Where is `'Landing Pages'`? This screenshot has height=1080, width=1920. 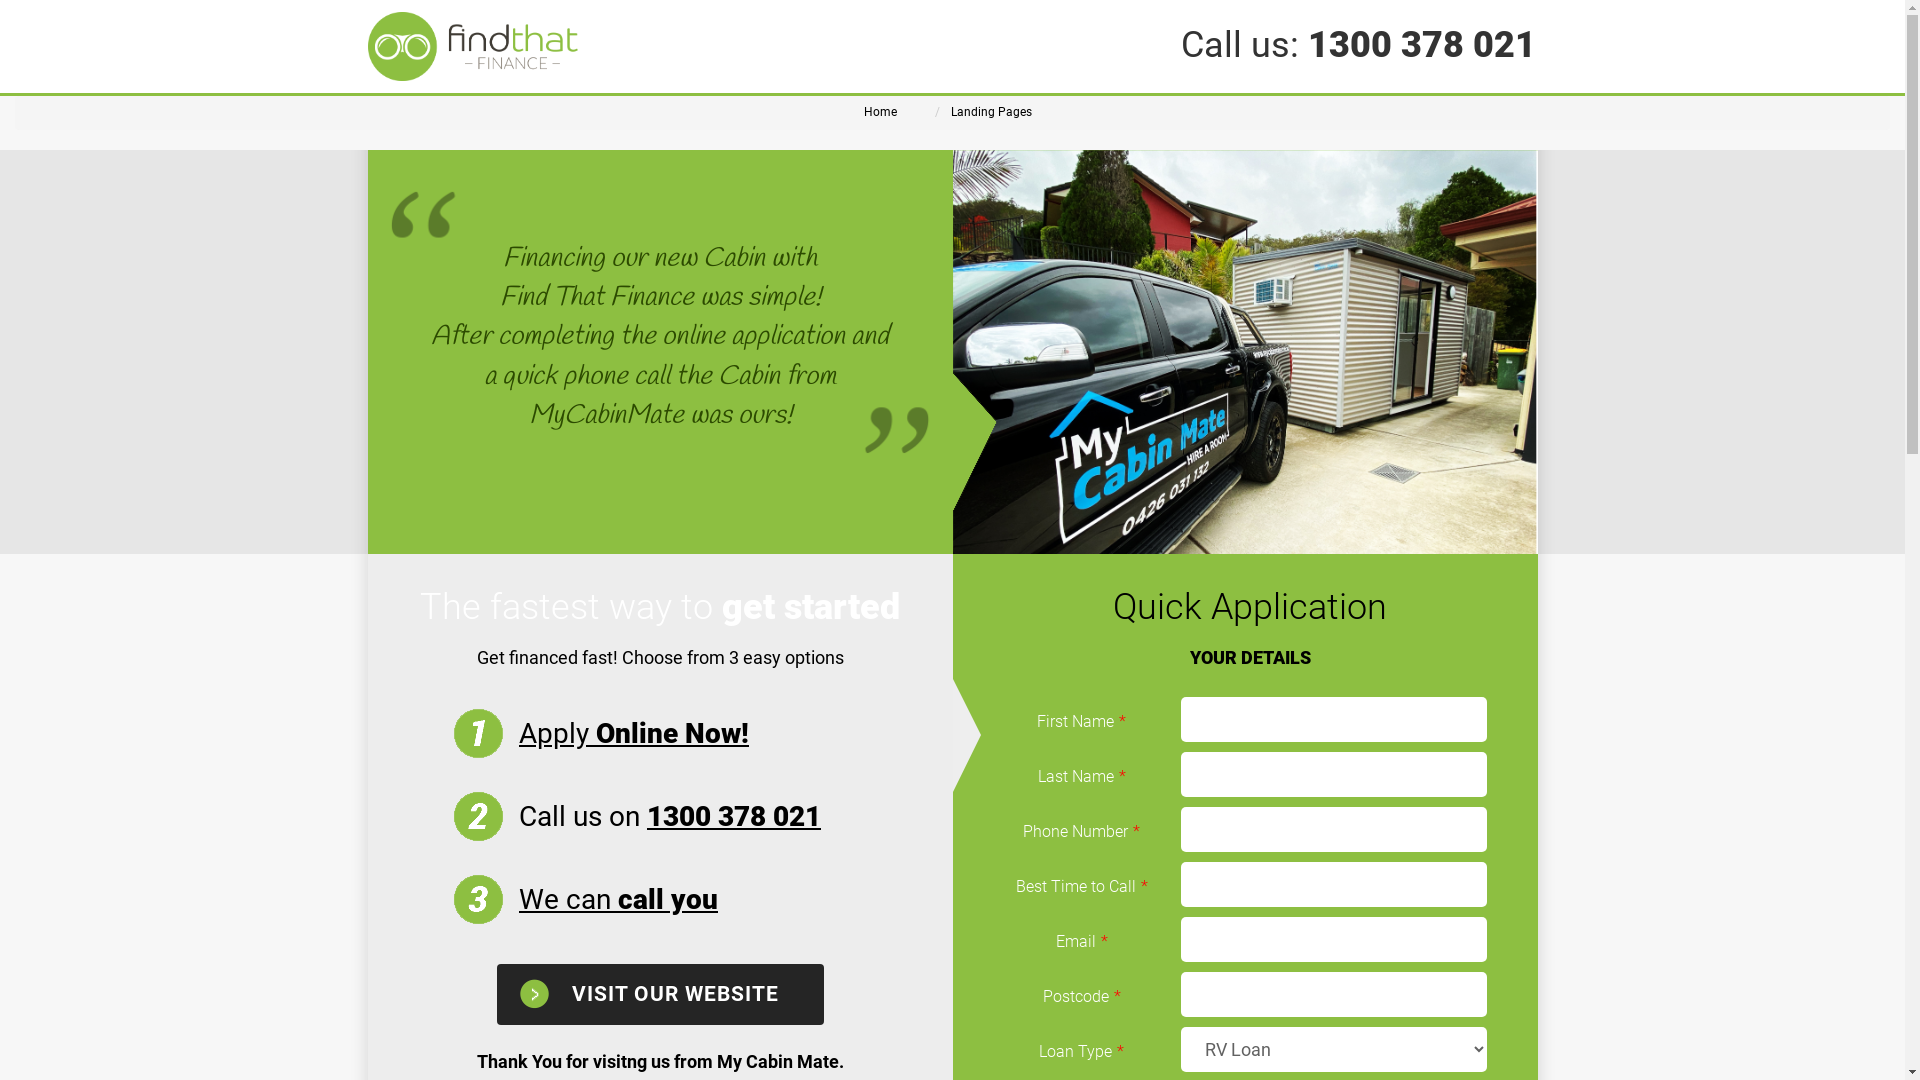
'Landing Pages' is located at coordinates (990, 111).